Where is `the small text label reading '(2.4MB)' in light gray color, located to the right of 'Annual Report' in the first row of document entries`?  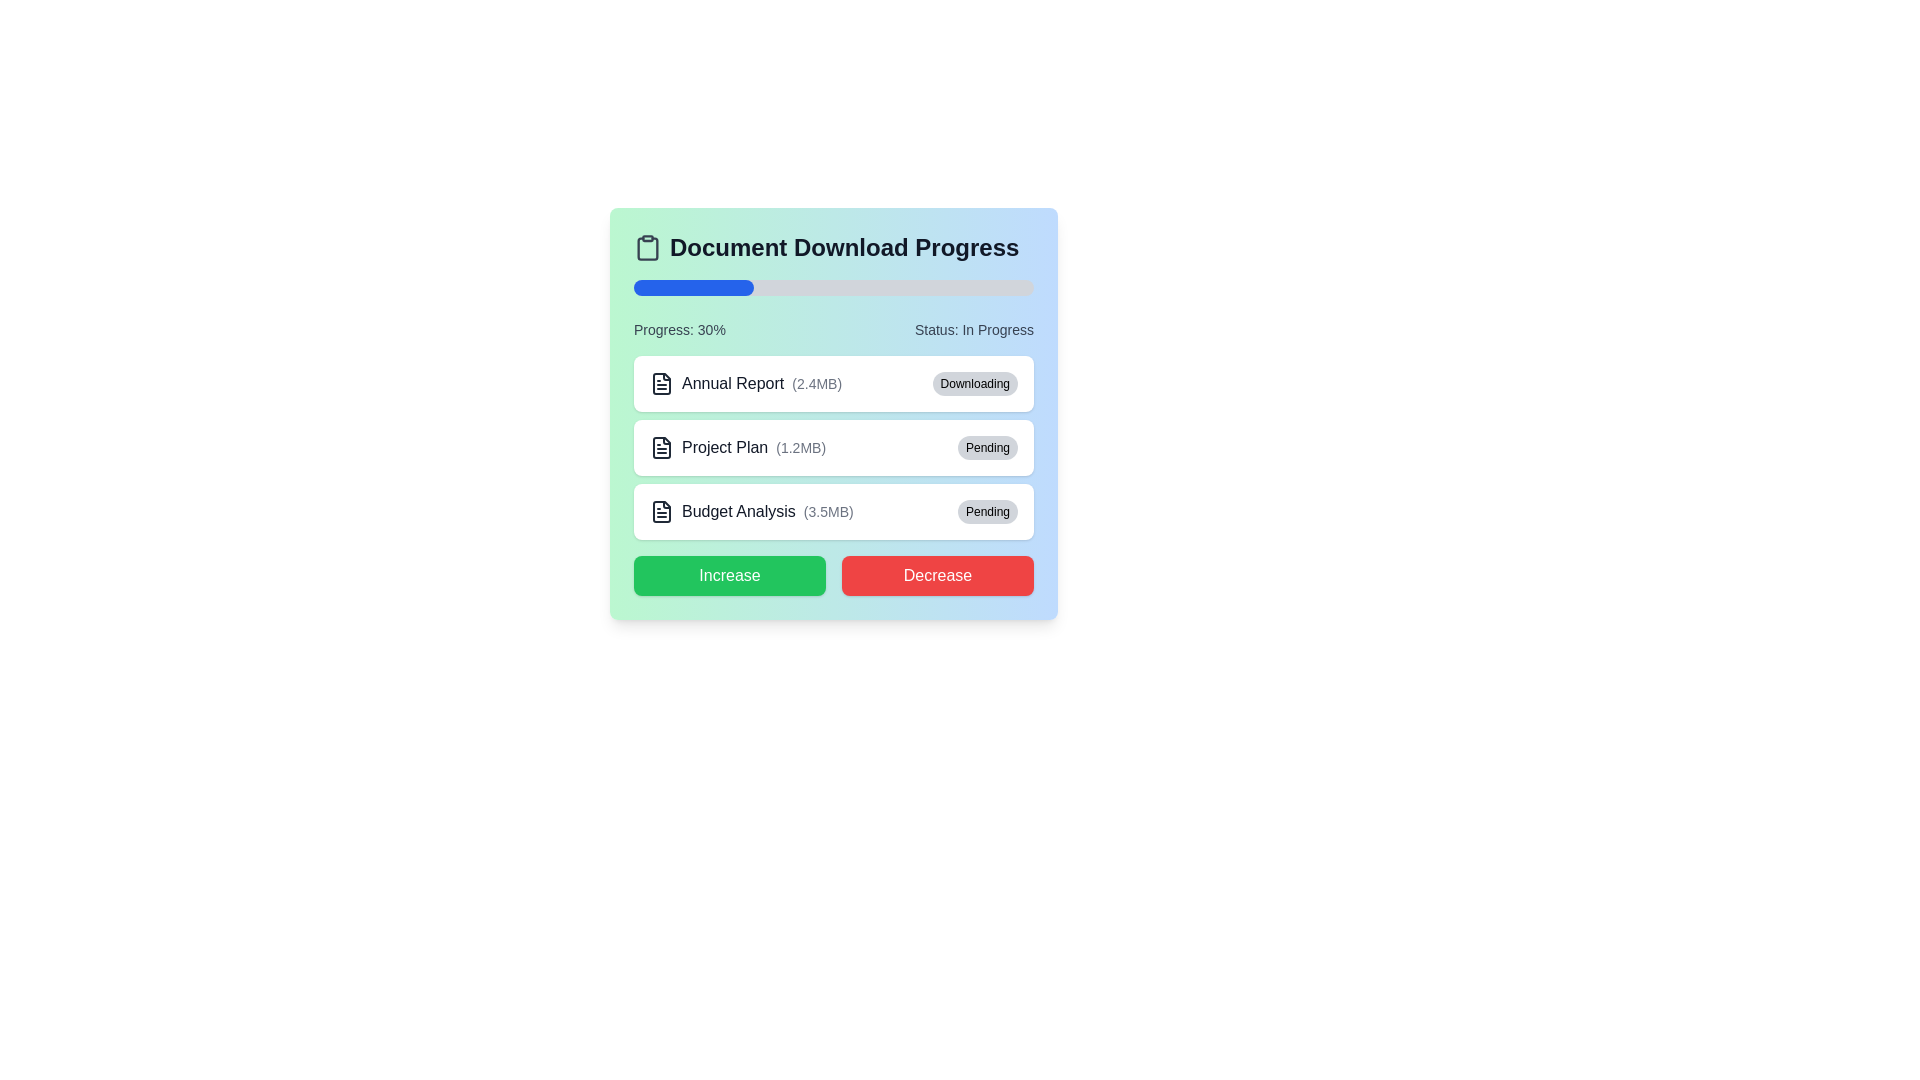 the small text label reading '(2.4MB)' in light gray color, located to the right of 'Annual Report' in the first row of document entries is located at coordinates (817, 384).